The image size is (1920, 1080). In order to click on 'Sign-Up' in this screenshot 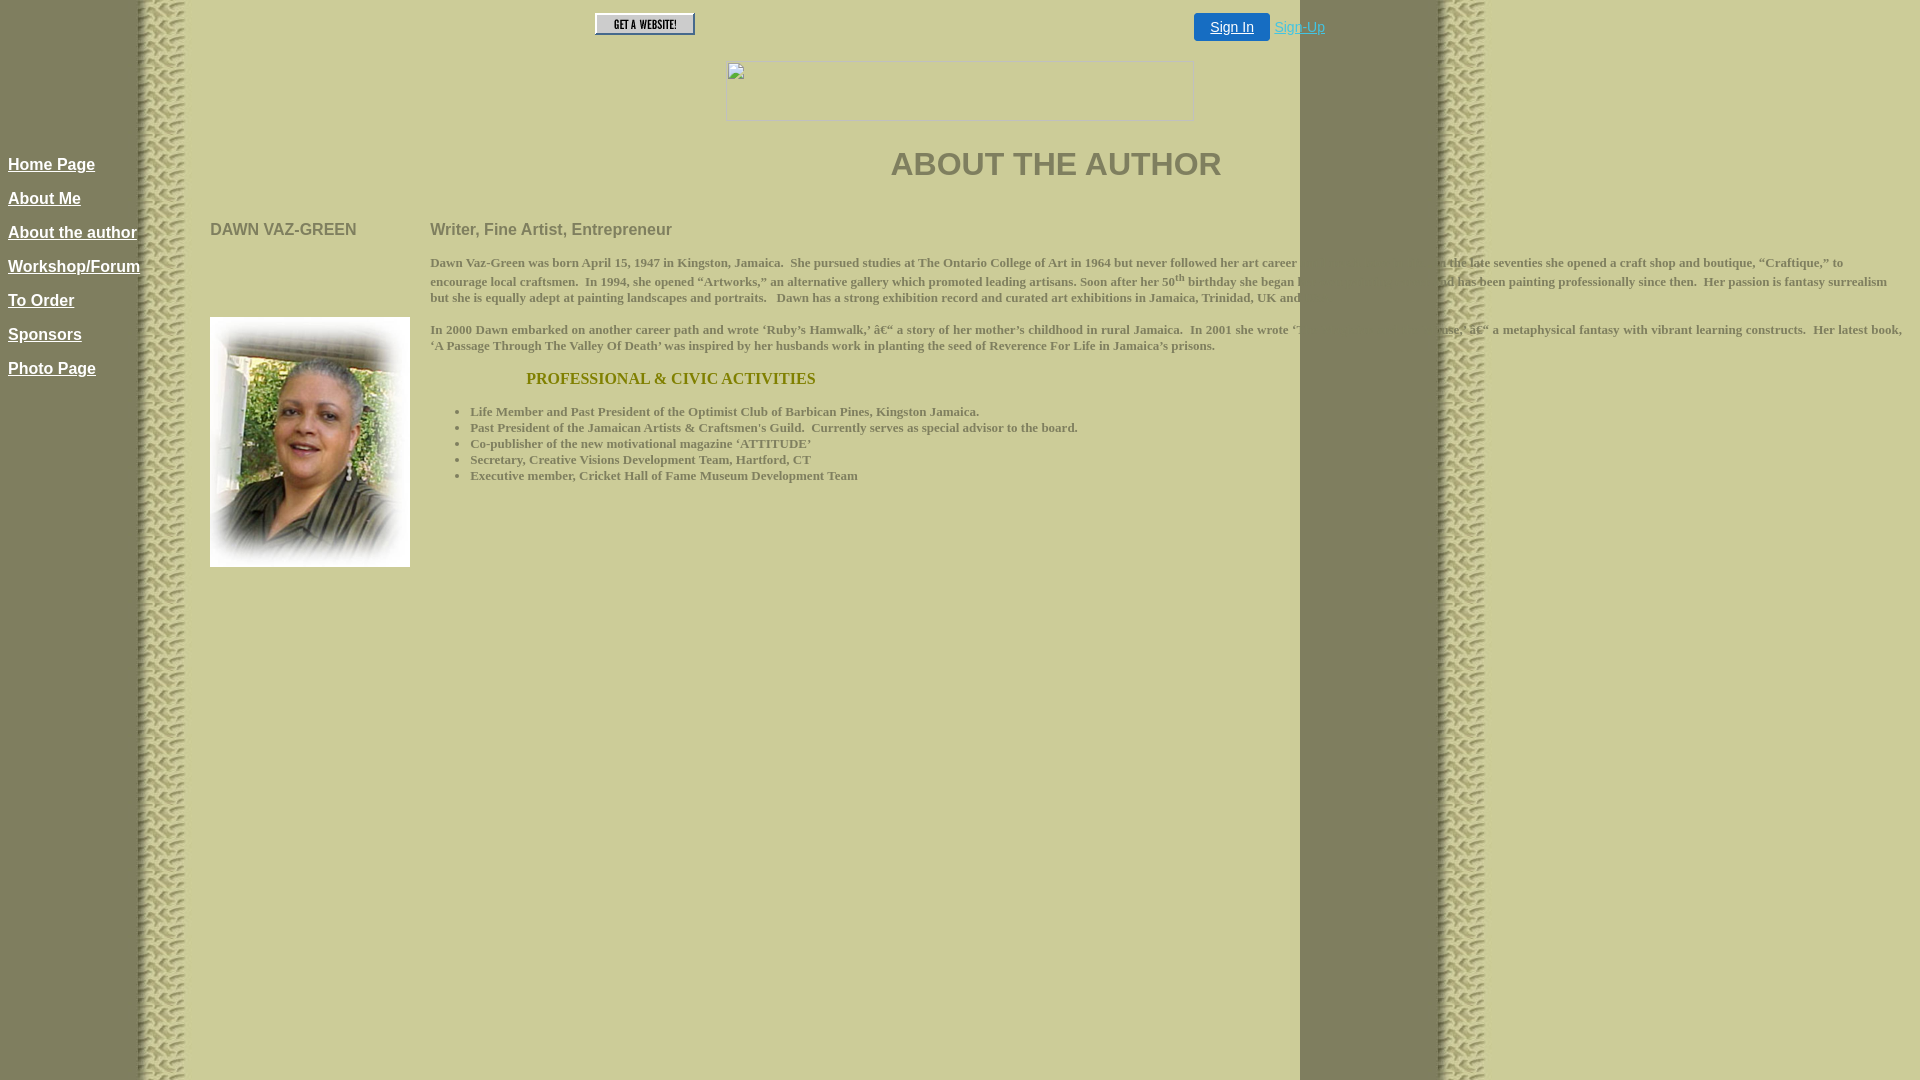, I will do `click(1299, 27)`.